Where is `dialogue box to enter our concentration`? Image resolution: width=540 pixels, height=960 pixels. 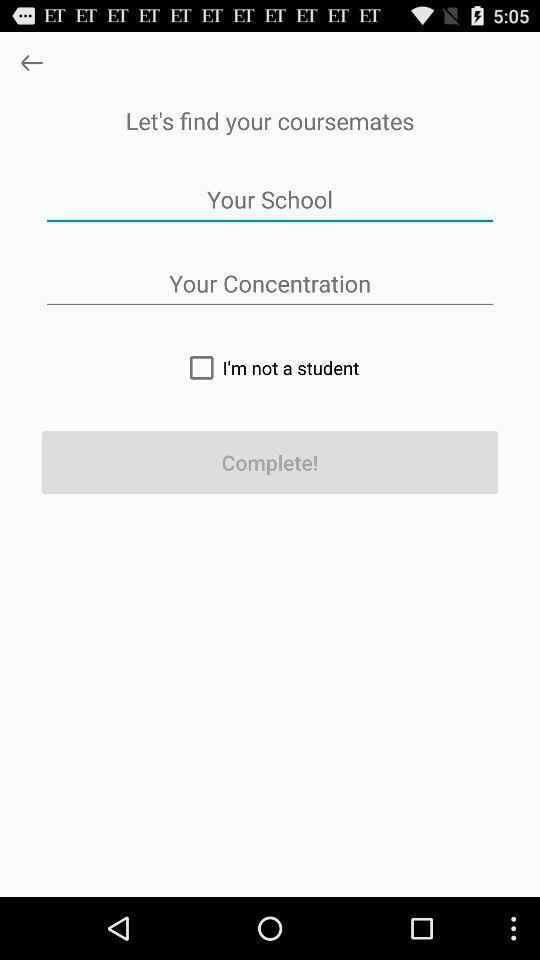
dialogue box to enter our concentration is located at coordinates (270, 282).